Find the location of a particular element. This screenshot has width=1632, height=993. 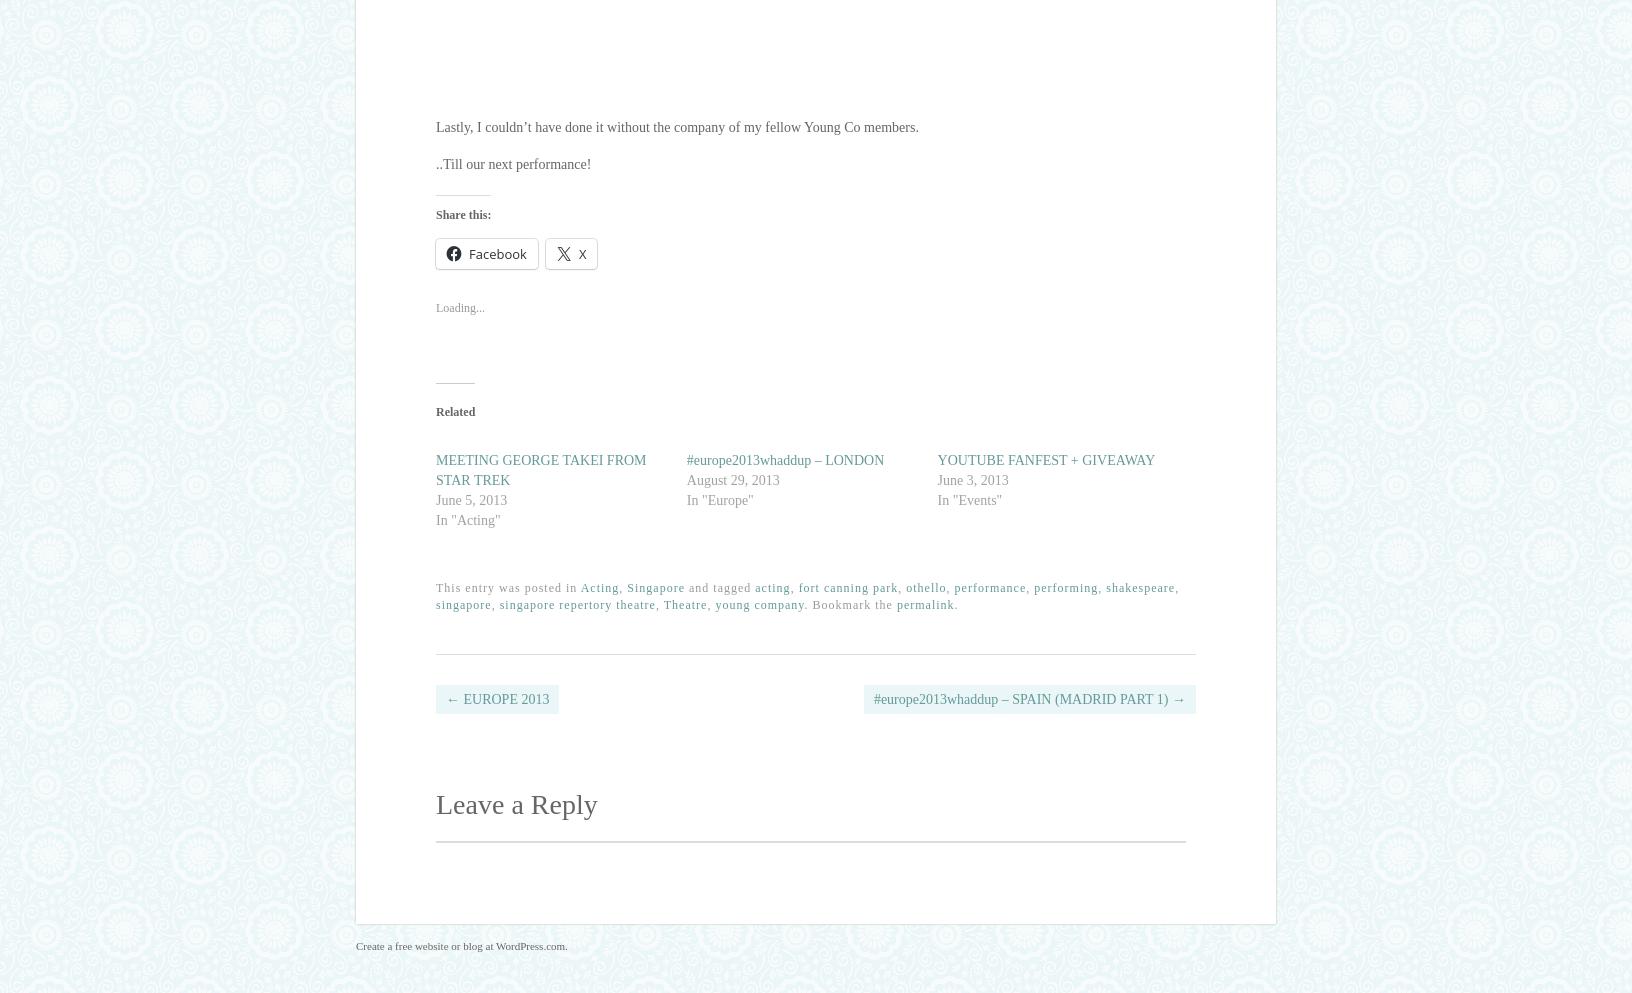

'Lastly, I couldn’t have done it without the company of my fellow Young Co members.' is located at coordinates (675, 126).